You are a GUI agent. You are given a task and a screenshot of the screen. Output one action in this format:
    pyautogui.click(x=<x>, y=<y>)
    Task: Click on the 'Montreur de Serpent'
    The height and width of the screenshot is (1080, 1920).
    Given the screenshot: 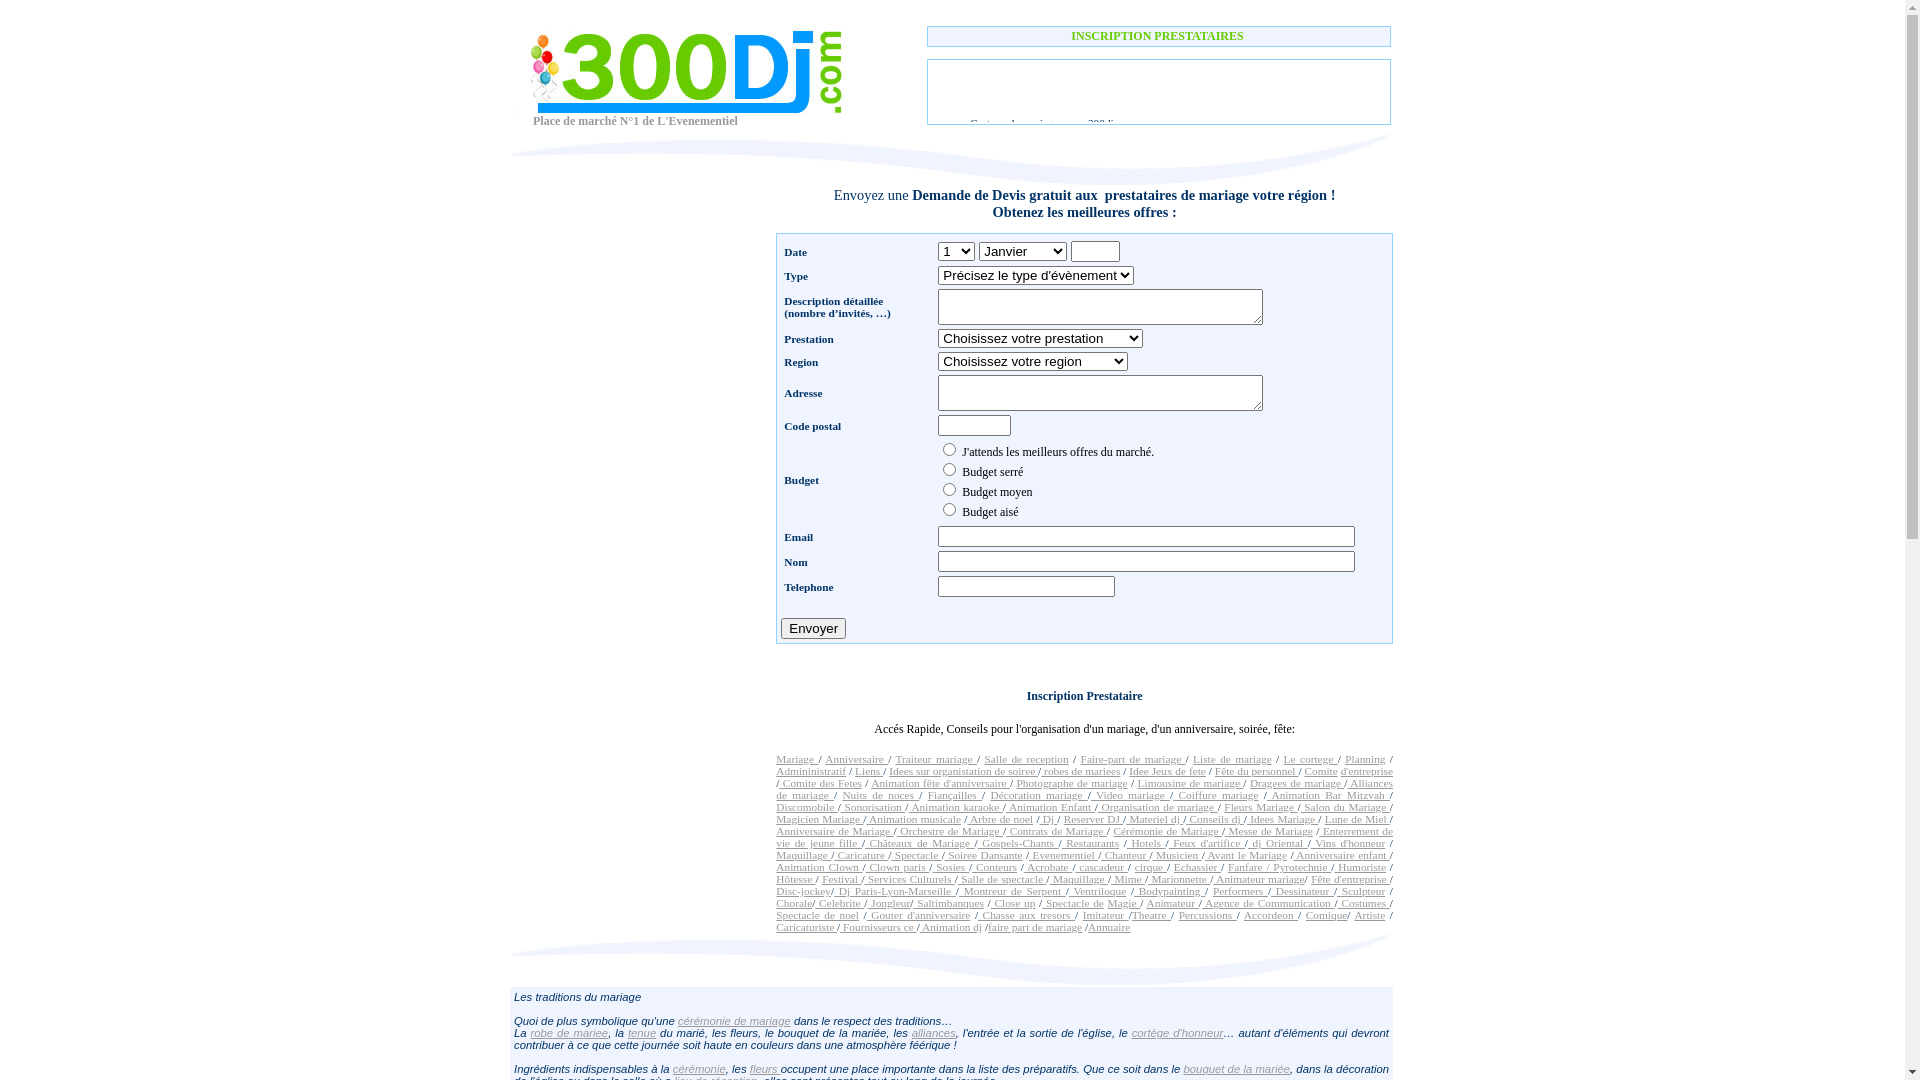 What is the action you would take?
    pyautogui.click(x=958, y=890)
    